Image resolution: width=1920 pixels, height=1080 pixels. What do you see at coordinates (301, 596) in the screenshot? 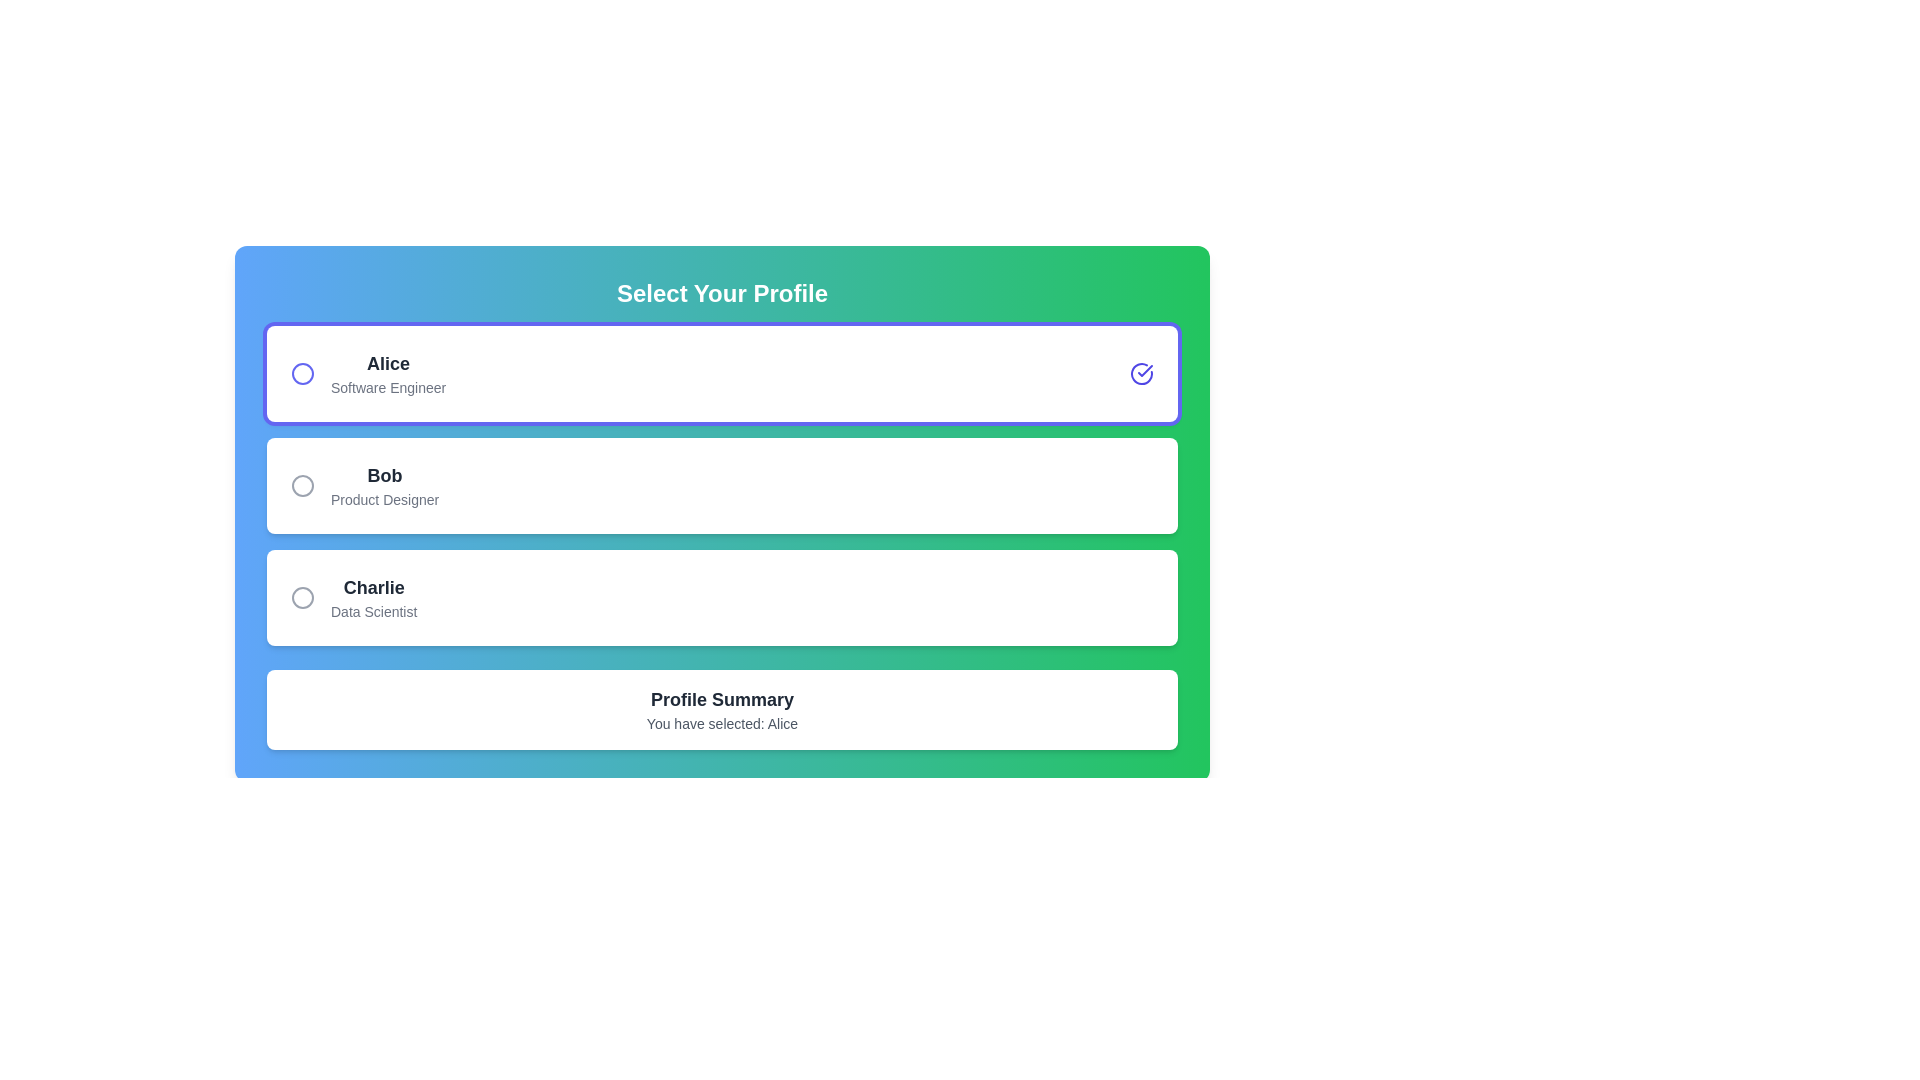
I see `the circular icon with a gray stroke located to the left of the text 'Charlie' and 'Data Scientist' in the third selectable profile row` at bounding box center [301, 596].